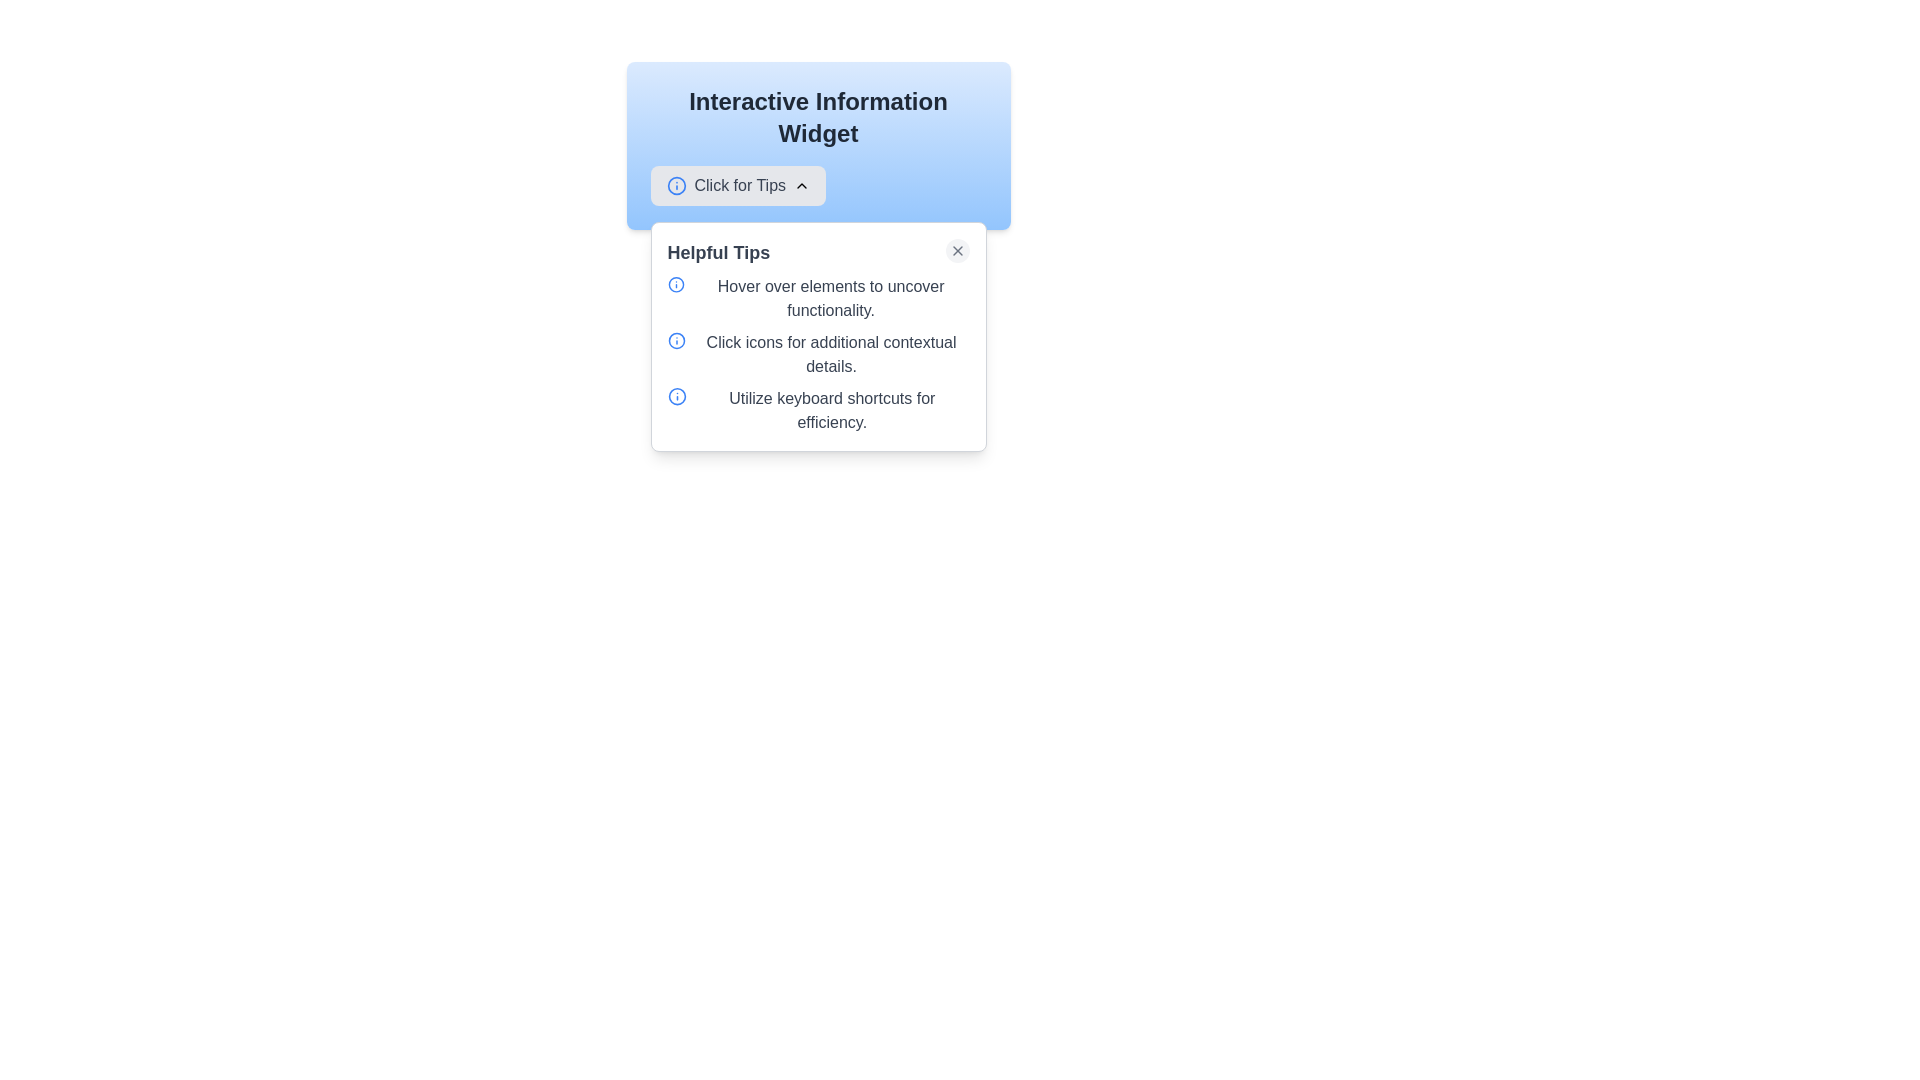 This screenshot has height=1080, width=1920. I want to click on the informational text displaying 'Hover over elements to uncover functionality.' located in the middle of the 'Helpful Tips' section below the title 'Interactive Information Widget.', so click(831, 299).